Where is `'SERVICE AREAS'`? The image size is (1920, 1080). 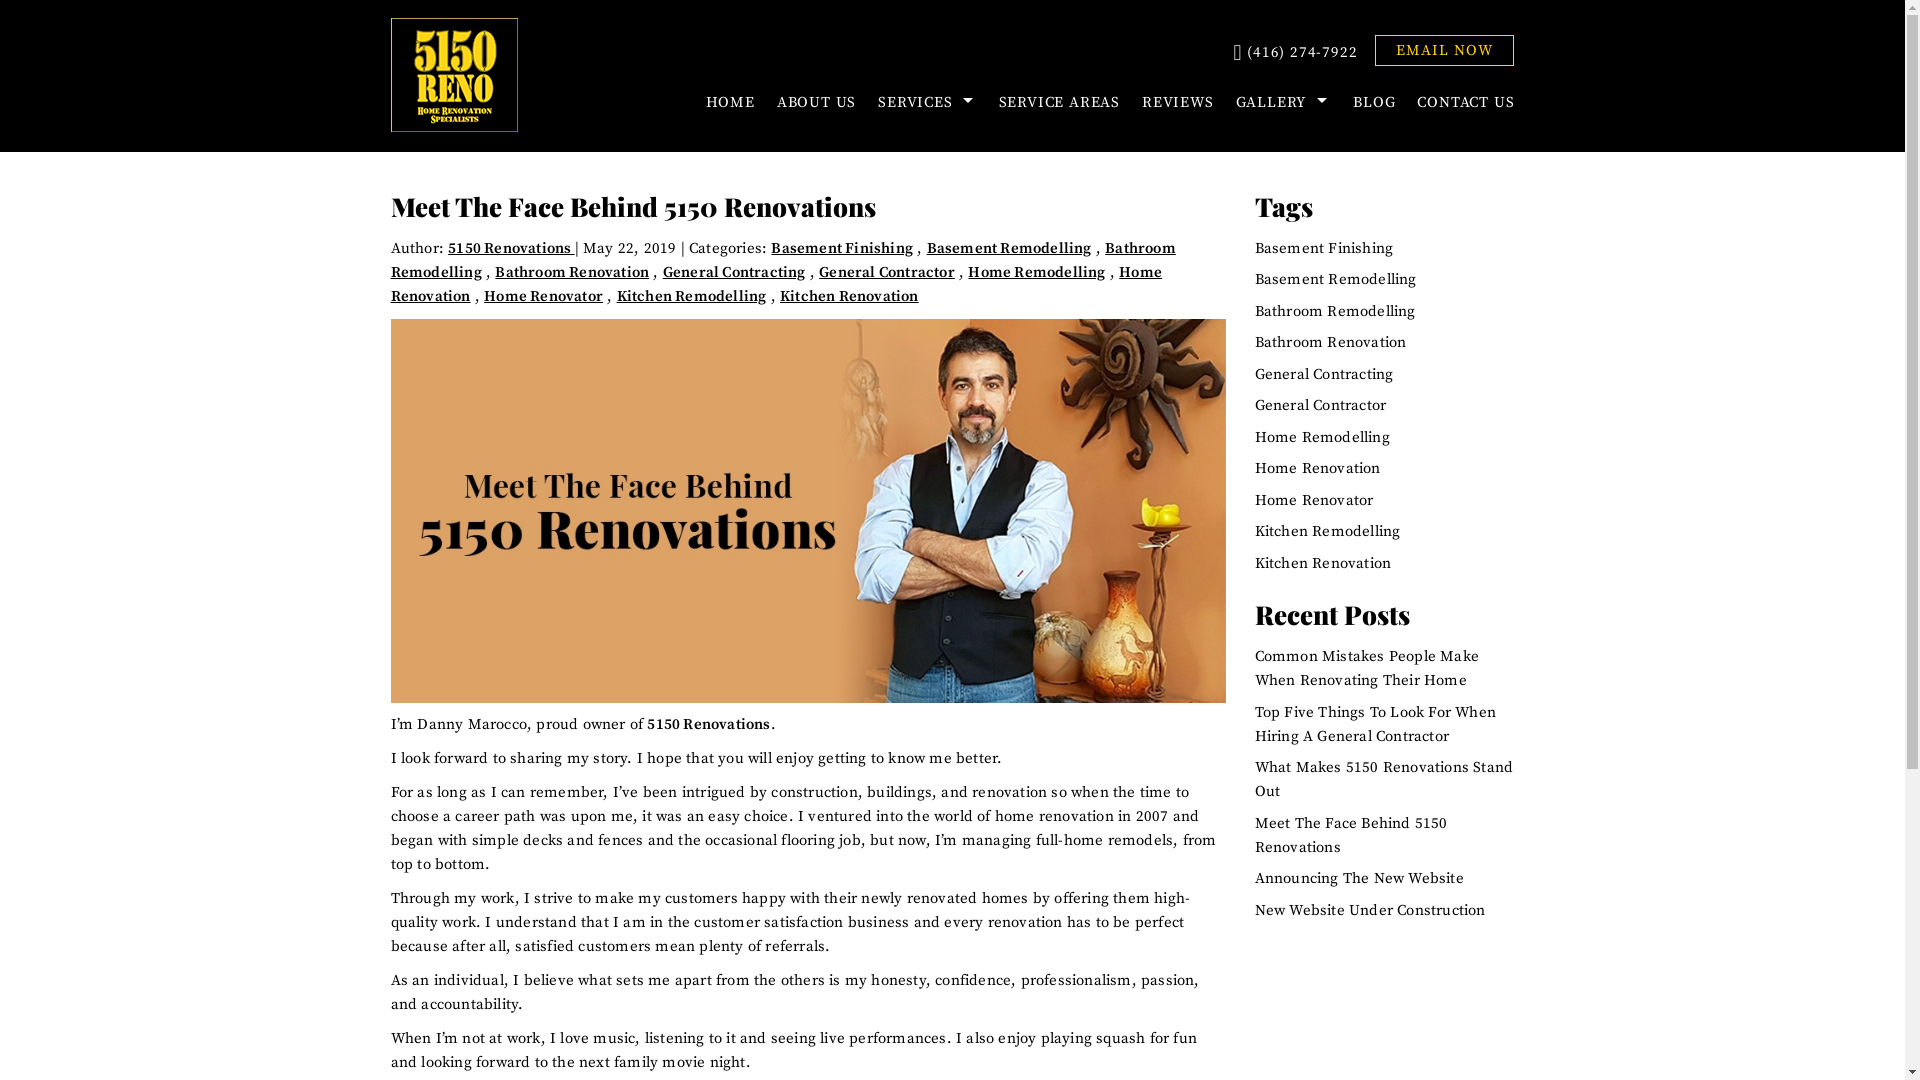 'SERVICE AREAS' is located at coordinates (1058, 102).